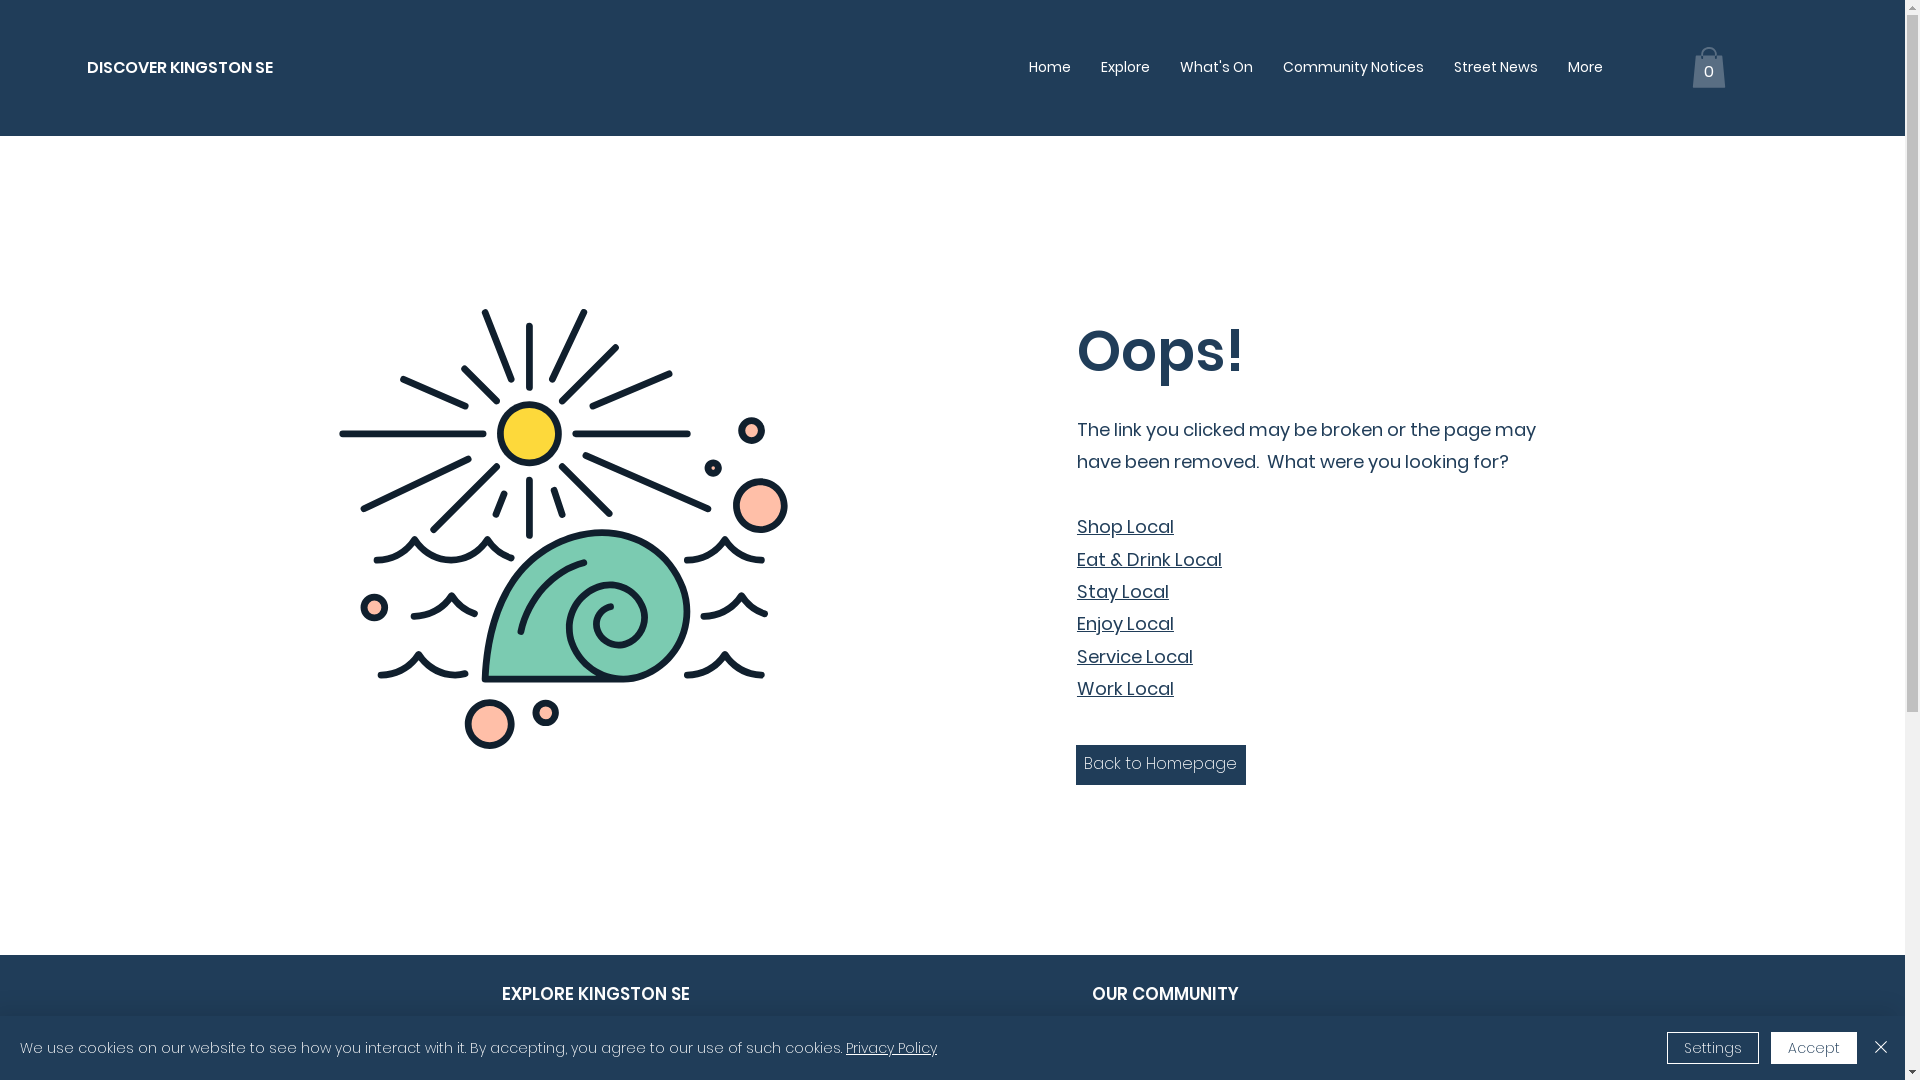 This screenshot has height=1080, width=1920. I want to click on '0', so click(1707, 66).